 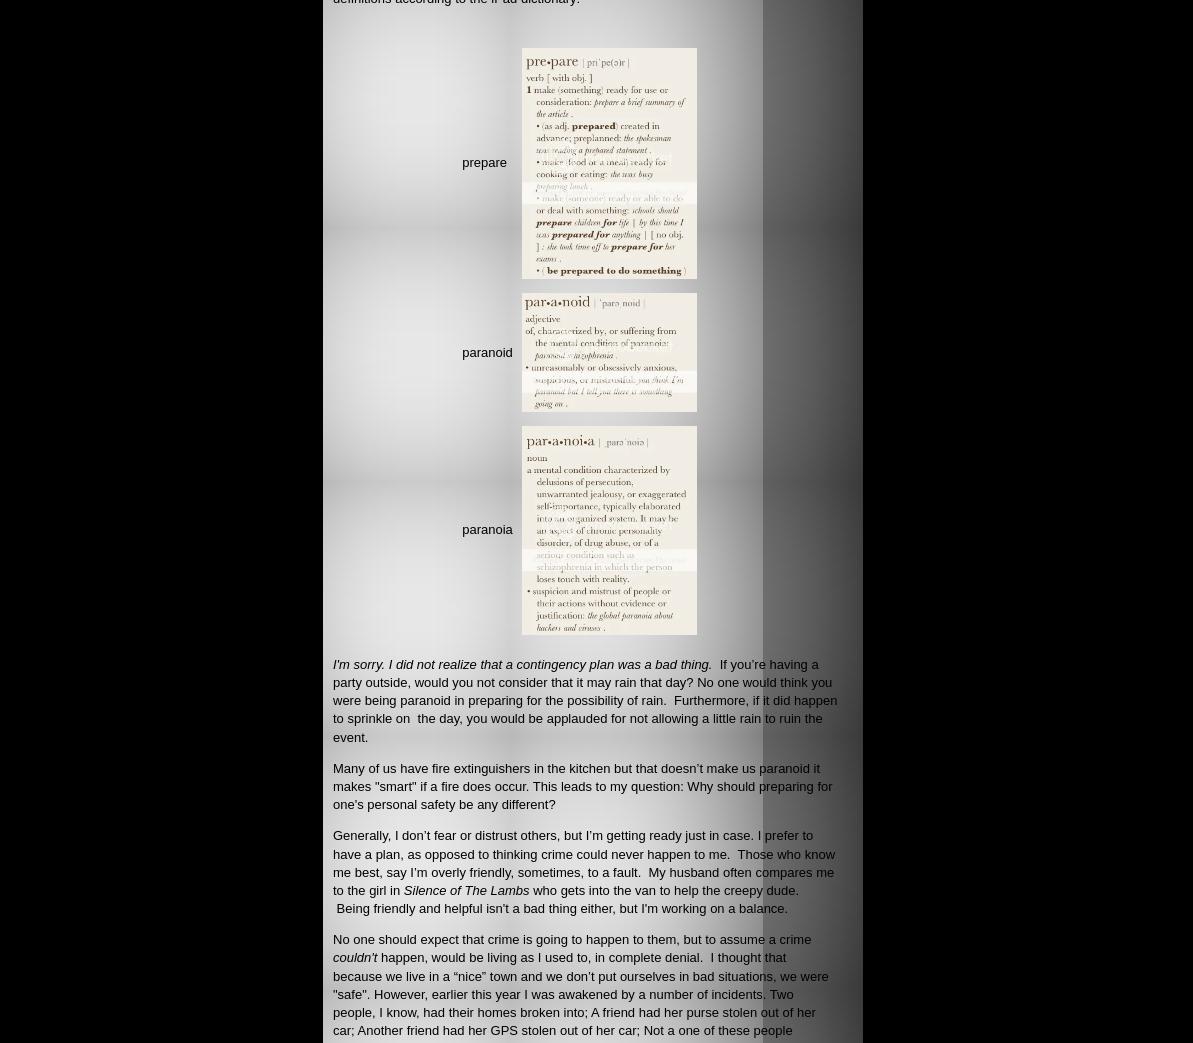 I want to click on 'Many of us have fire extinguishers in the kitchen but that doesn’t make us paranoid it makes "smart" if a fire does occur. This leads to my question: Why should preparing for one's personal safety be any different?', so click(x=582, y=785).